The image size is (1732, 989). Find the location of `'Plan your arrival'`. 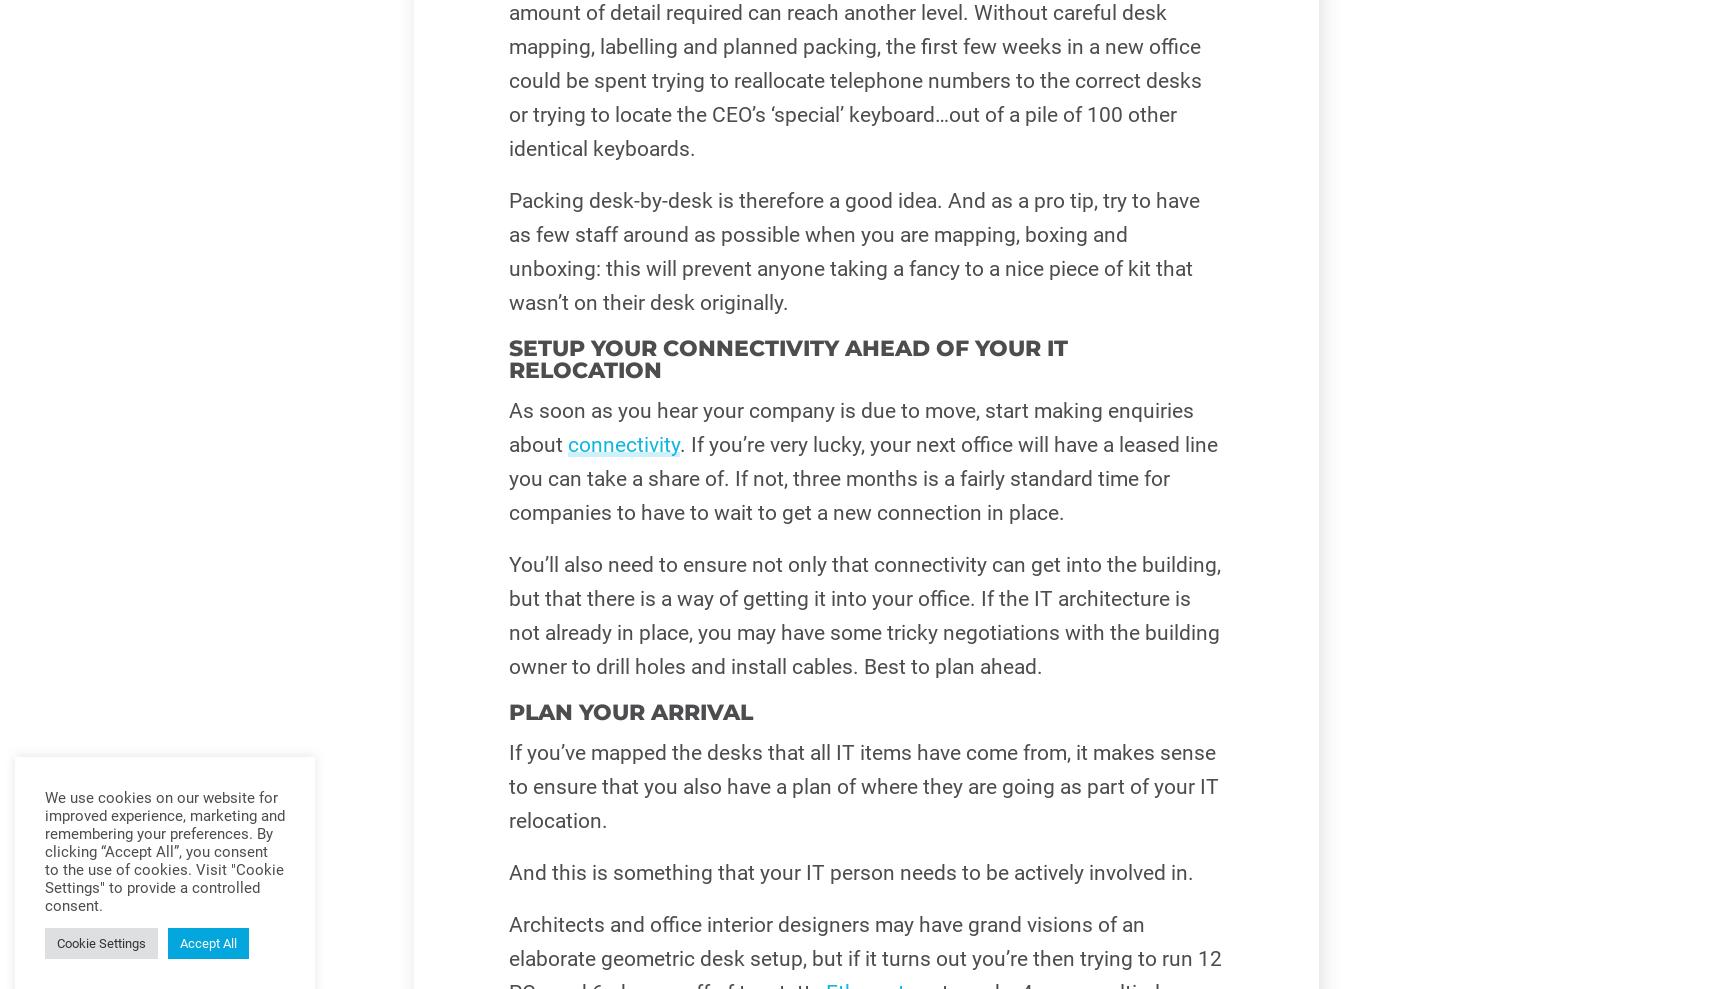

'Plan your arrival' is located at coordinates (629, 711).